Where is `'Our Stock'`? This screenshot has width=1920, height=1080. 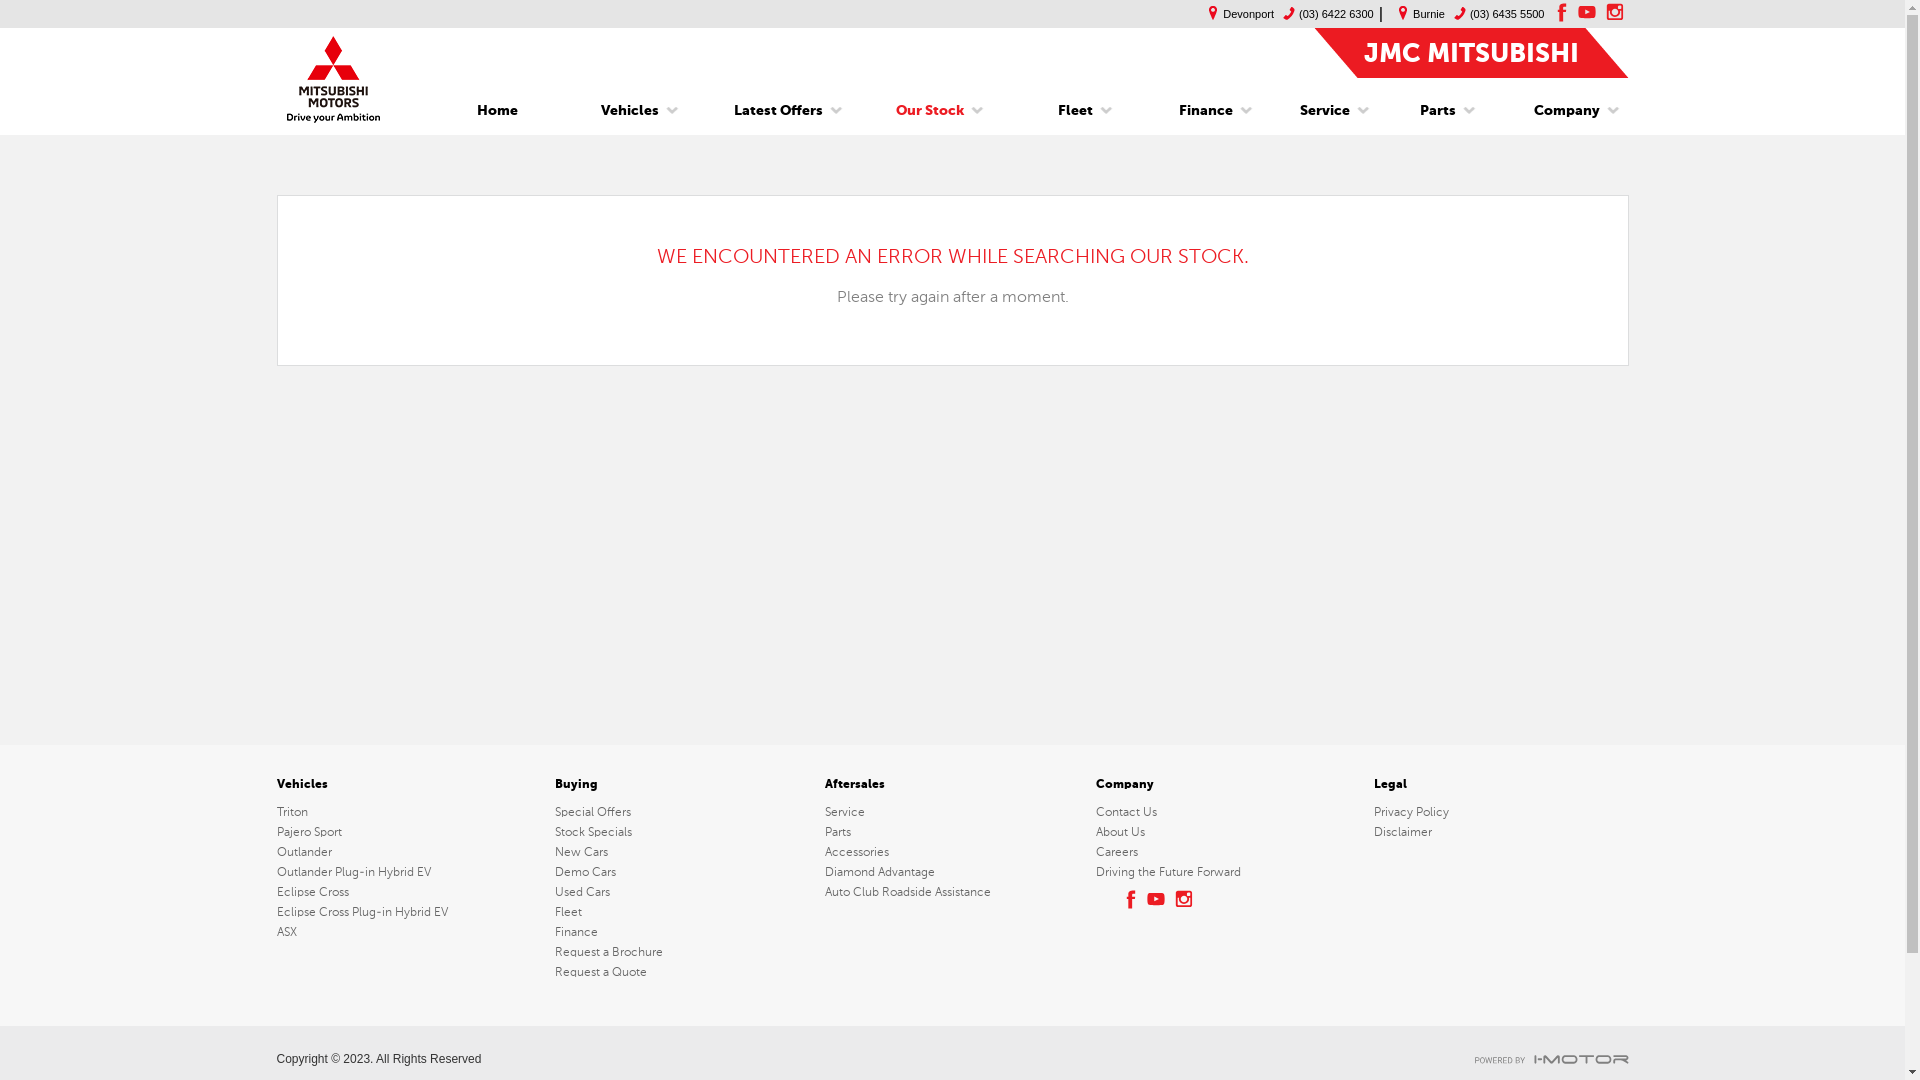
'Our Stock' is located at coordinates (929, 111).